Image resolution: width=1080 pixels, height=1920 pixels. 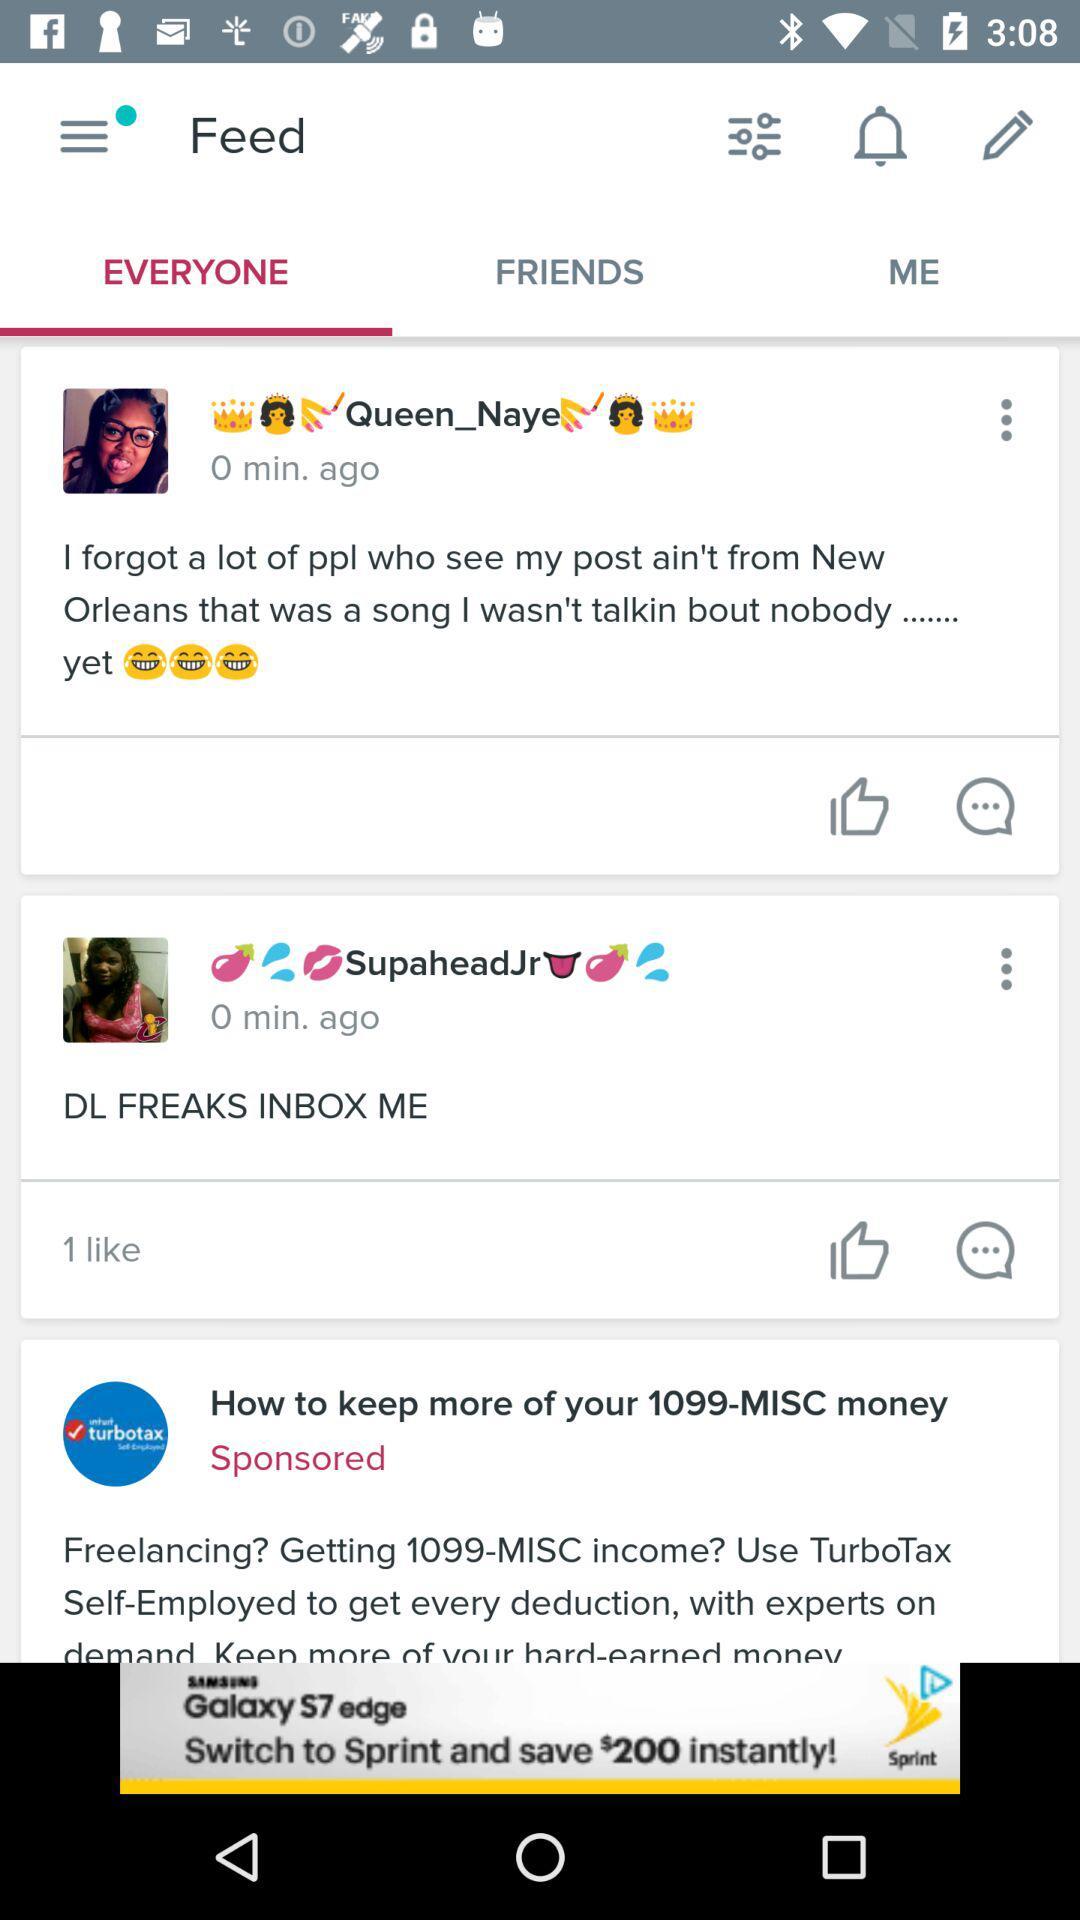 What do you see at coordinates (83, 135) in the screenshot?
I see `home` at bounding box center [83, 135].